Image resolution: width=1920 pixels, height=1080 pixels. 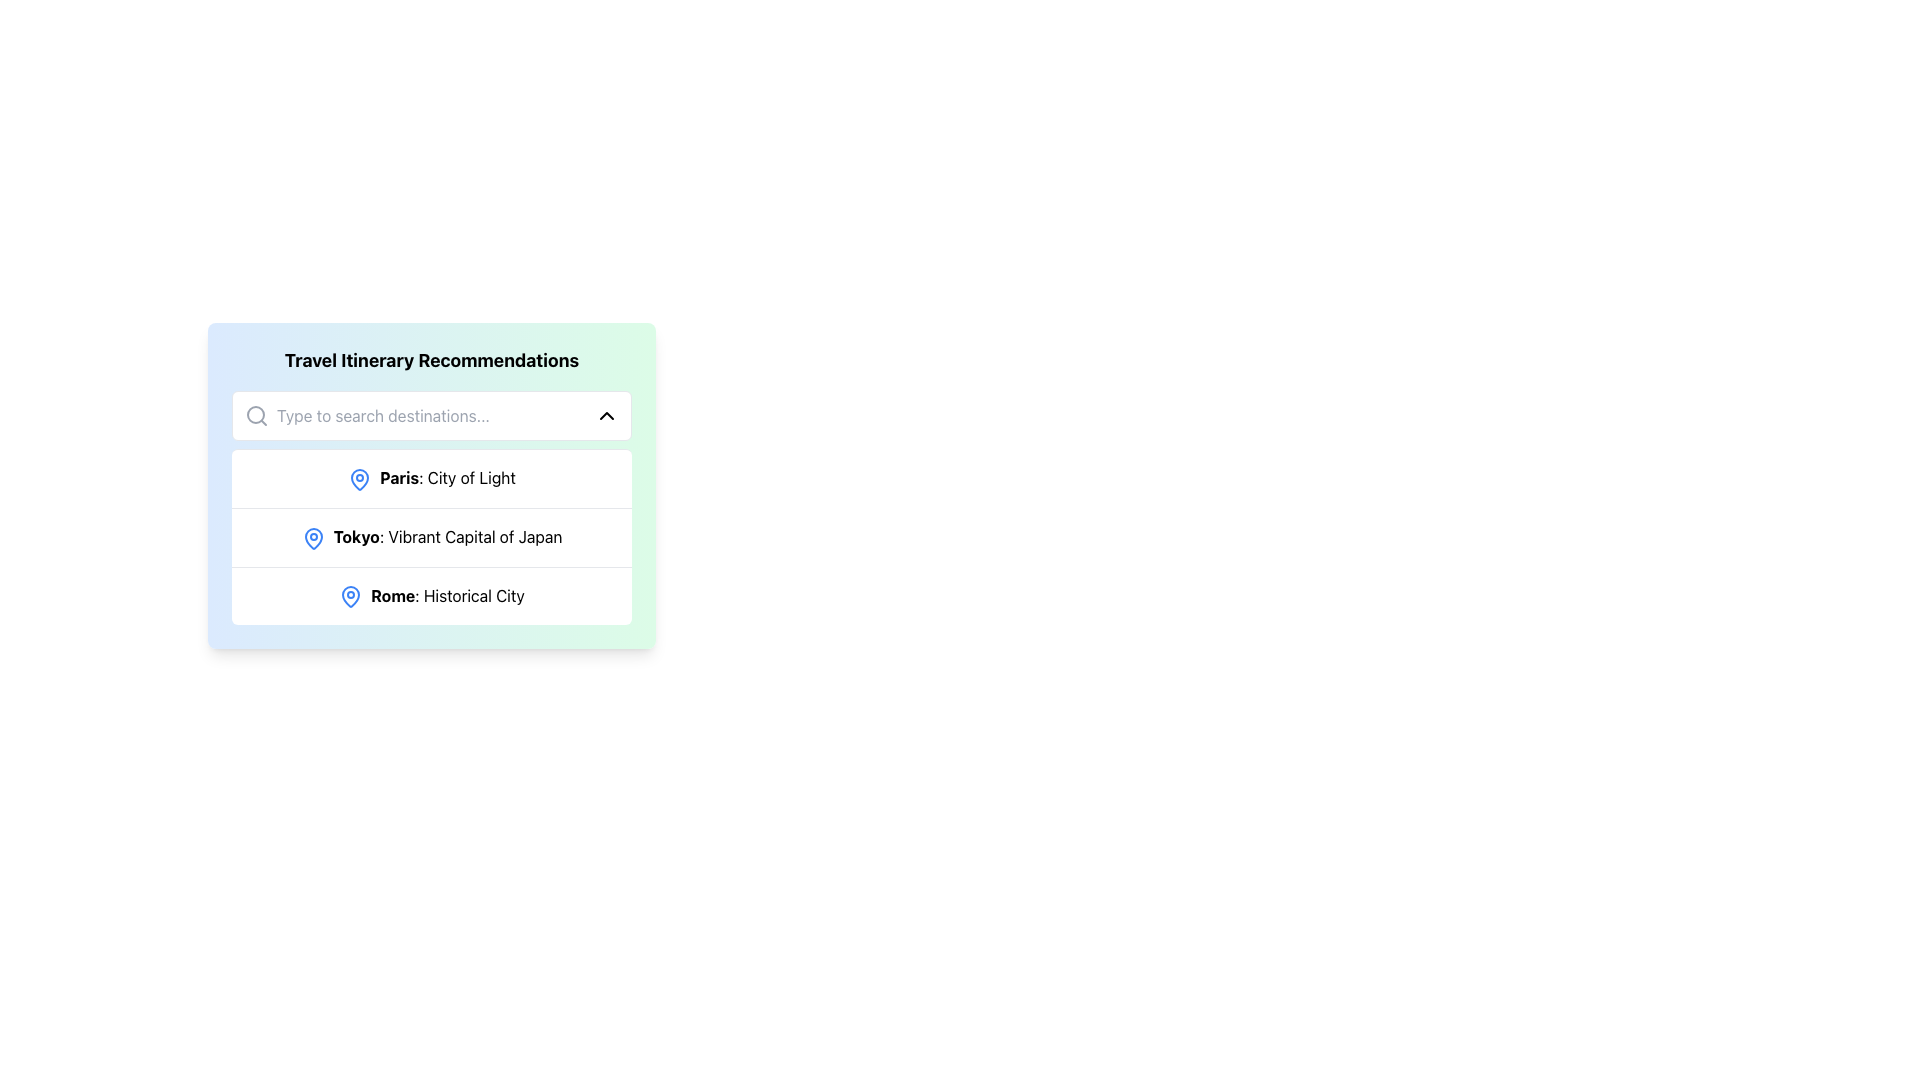 I want to click on the bold text 'Rome' which is located in the third row of the 'Travel Itinerary Recommendations' list, immediately to the right of a blue map pin icon, so click(x=393, y=594).